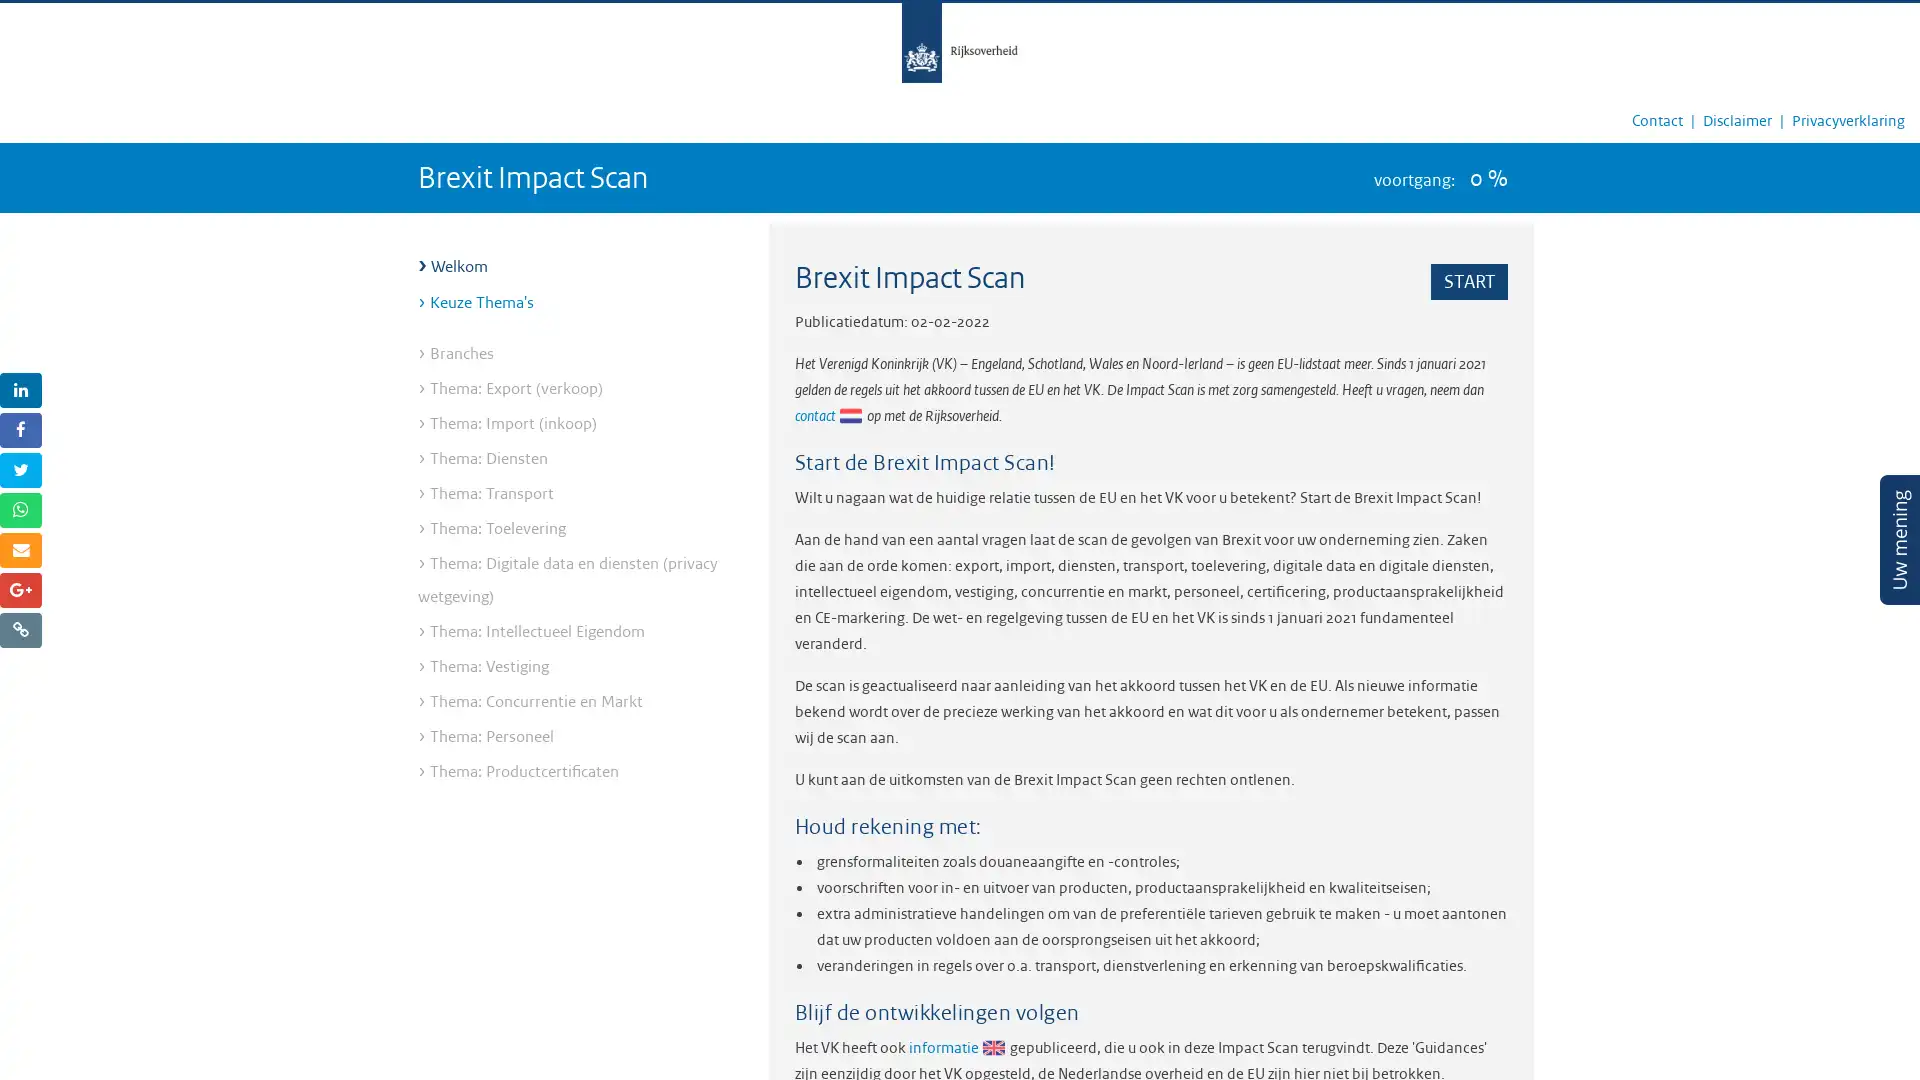 This screenshot has width=1920, height=1080. What do you see at coordinates (575, 770) in the screenshot?
I see `Thema: Productcertificaten` at bounding box center [575, 770].